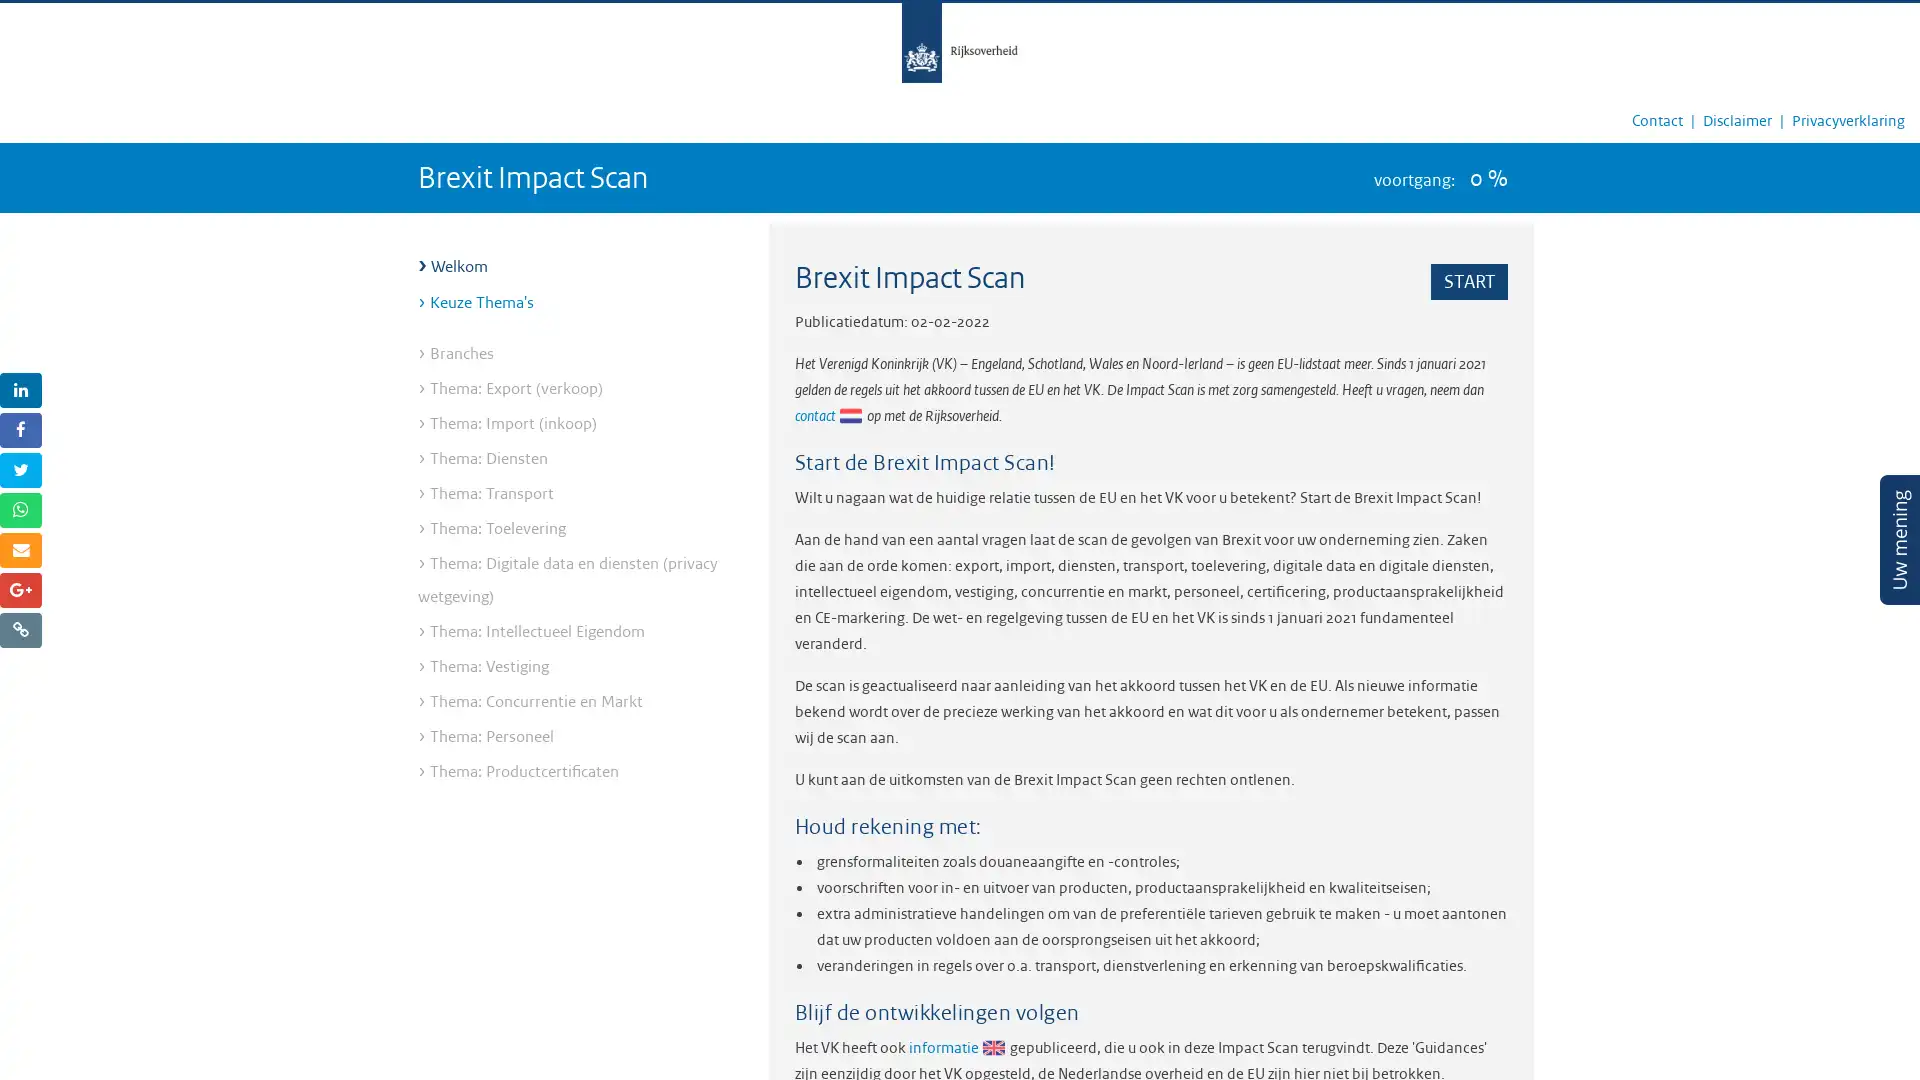 This screenshot has width=1920, height=1080. What do you see at coordinates (575, 770) in the screenshot?
I see `Thema: Productcertificaten` at bounding box center [575, 770].